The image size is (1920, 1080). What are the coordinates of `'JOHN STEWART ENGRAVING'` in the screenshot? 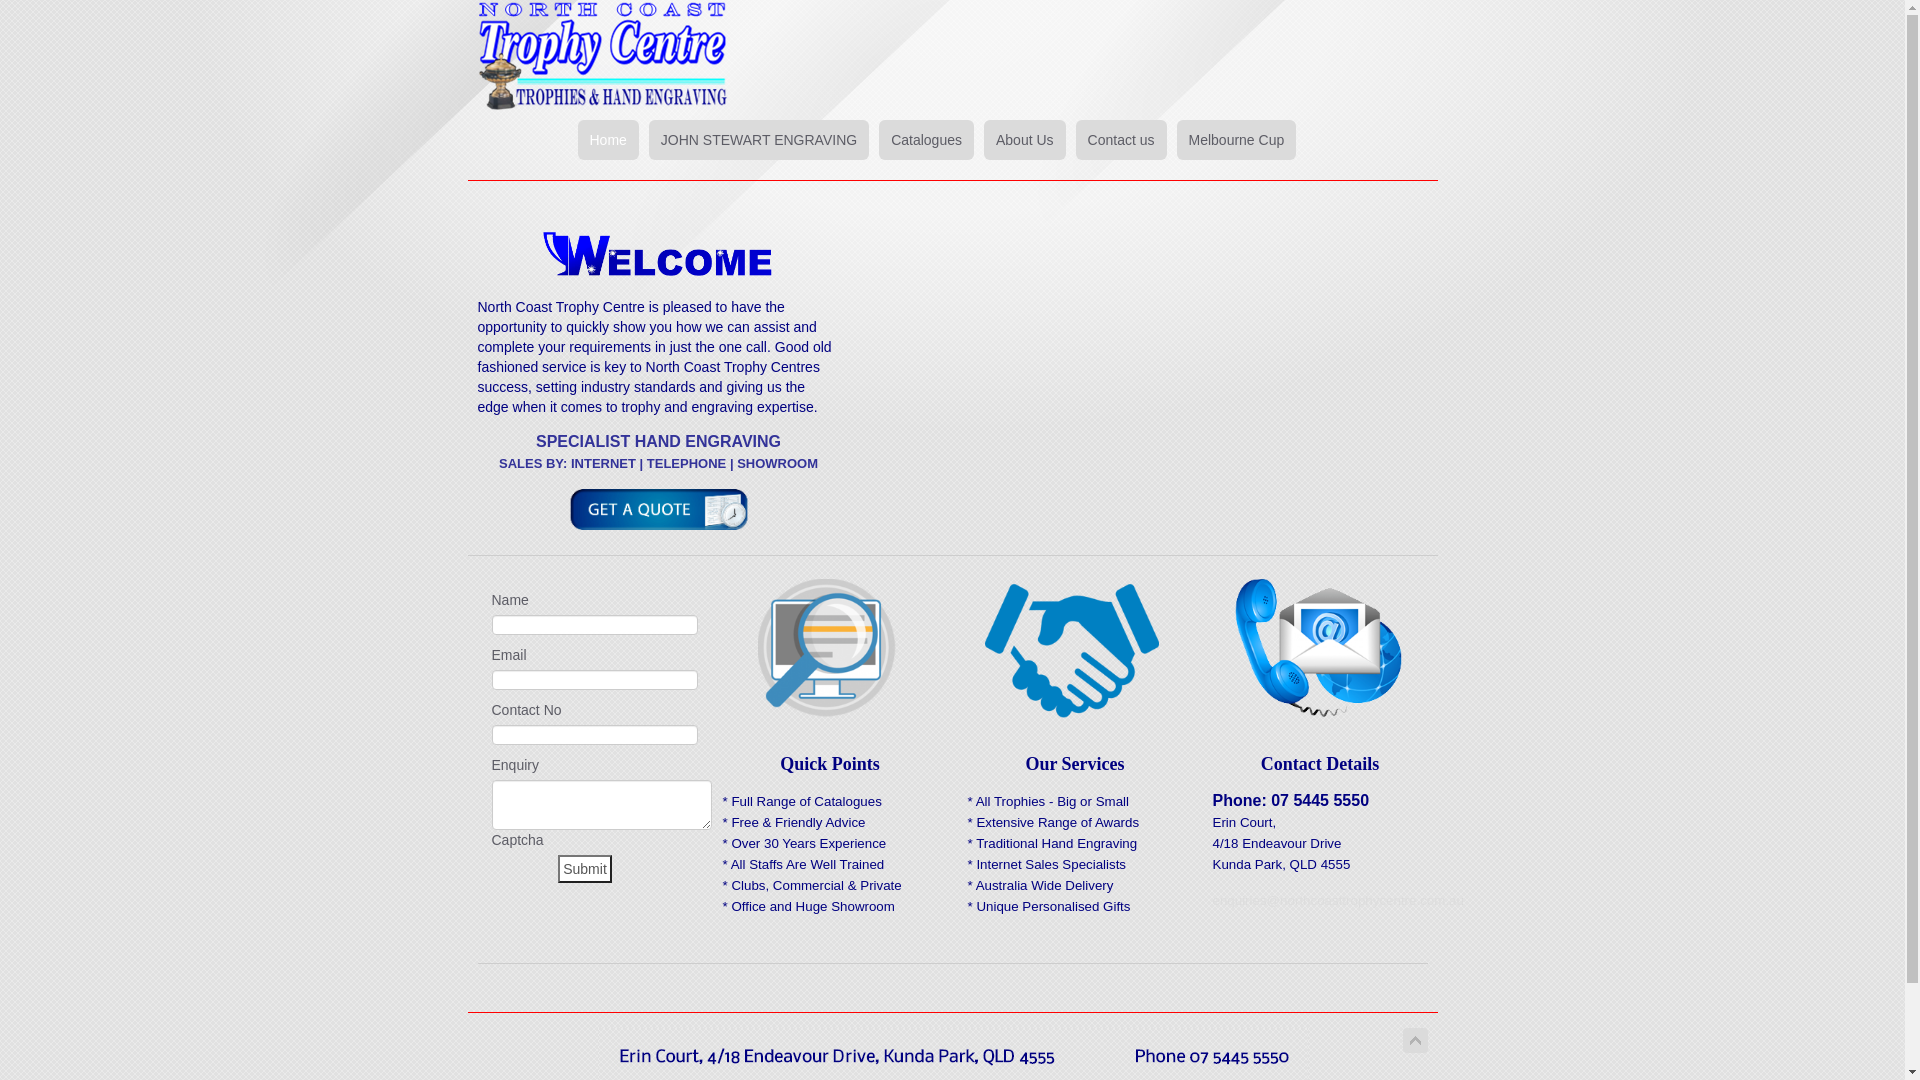 It's located at (757, 138).